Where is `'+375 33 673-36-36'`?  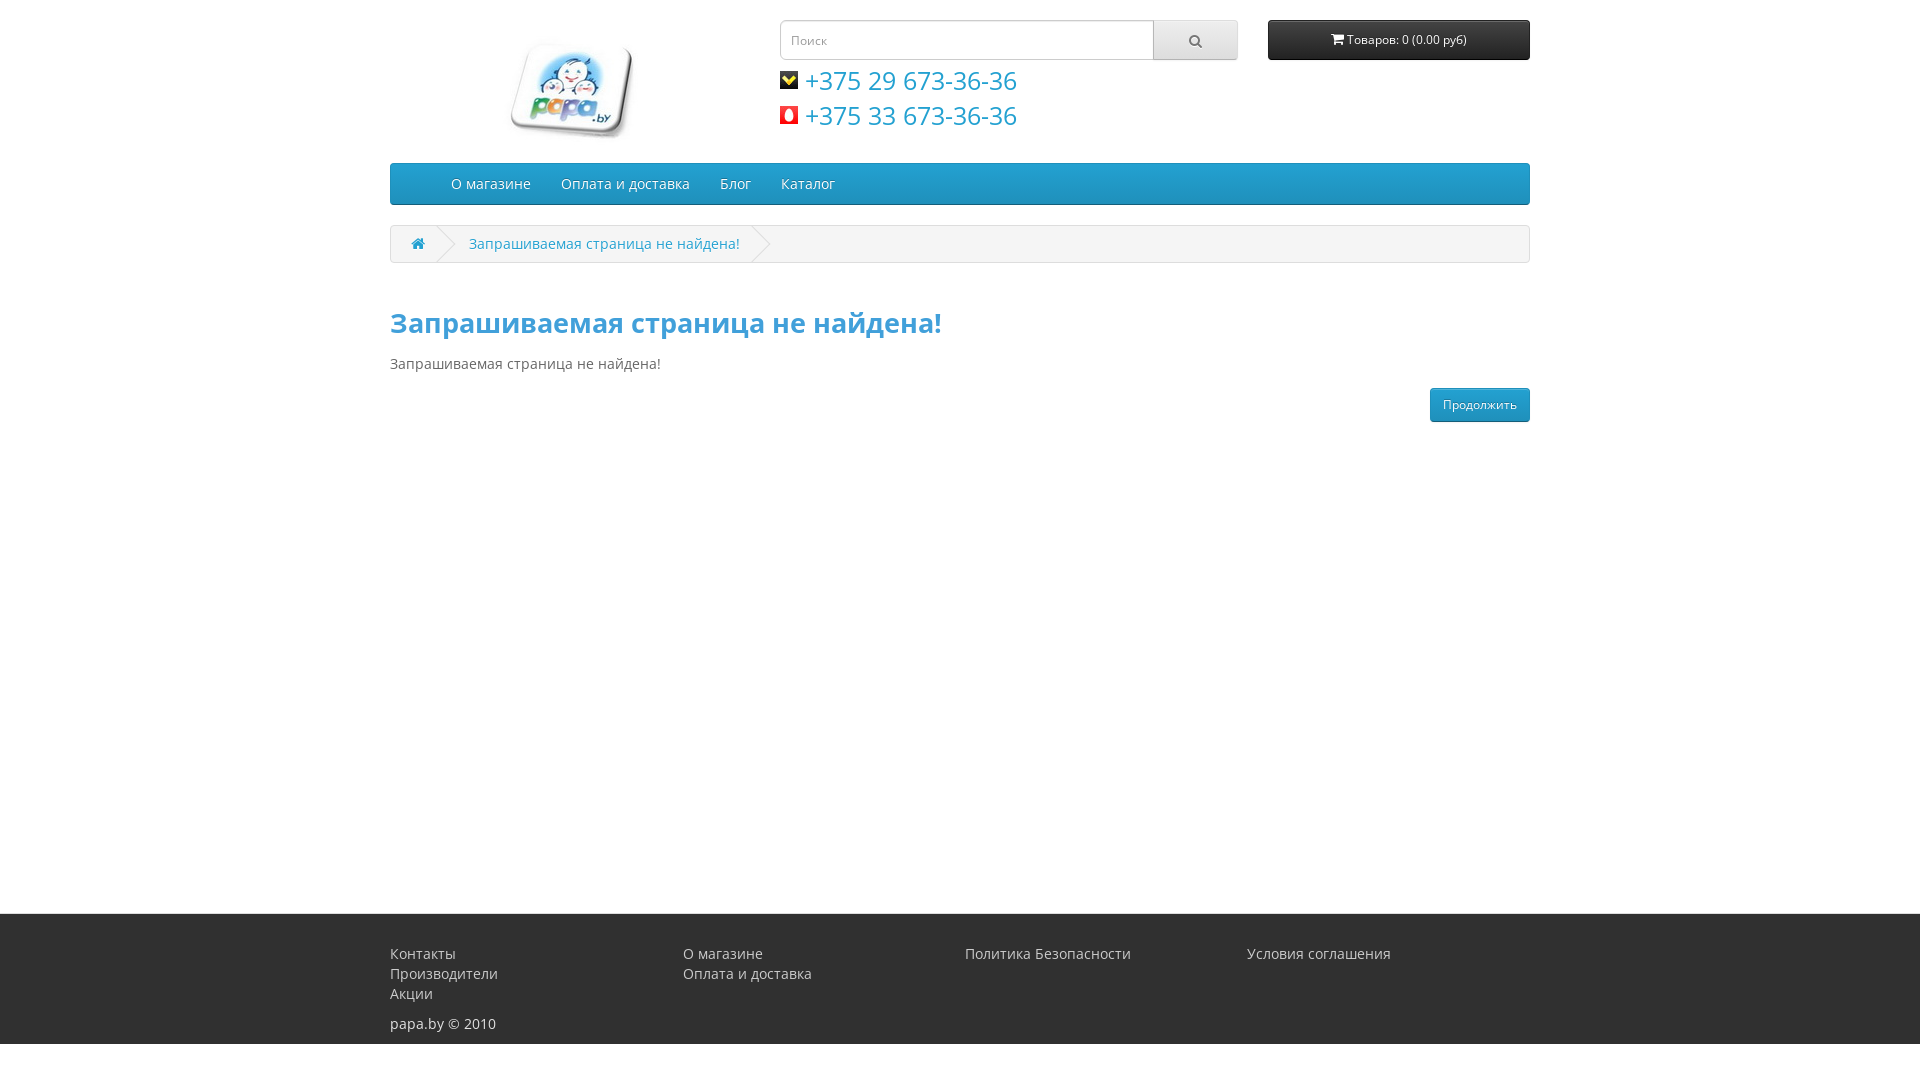 '+375 33 673-36-36' is located at coordinates (897, 115).